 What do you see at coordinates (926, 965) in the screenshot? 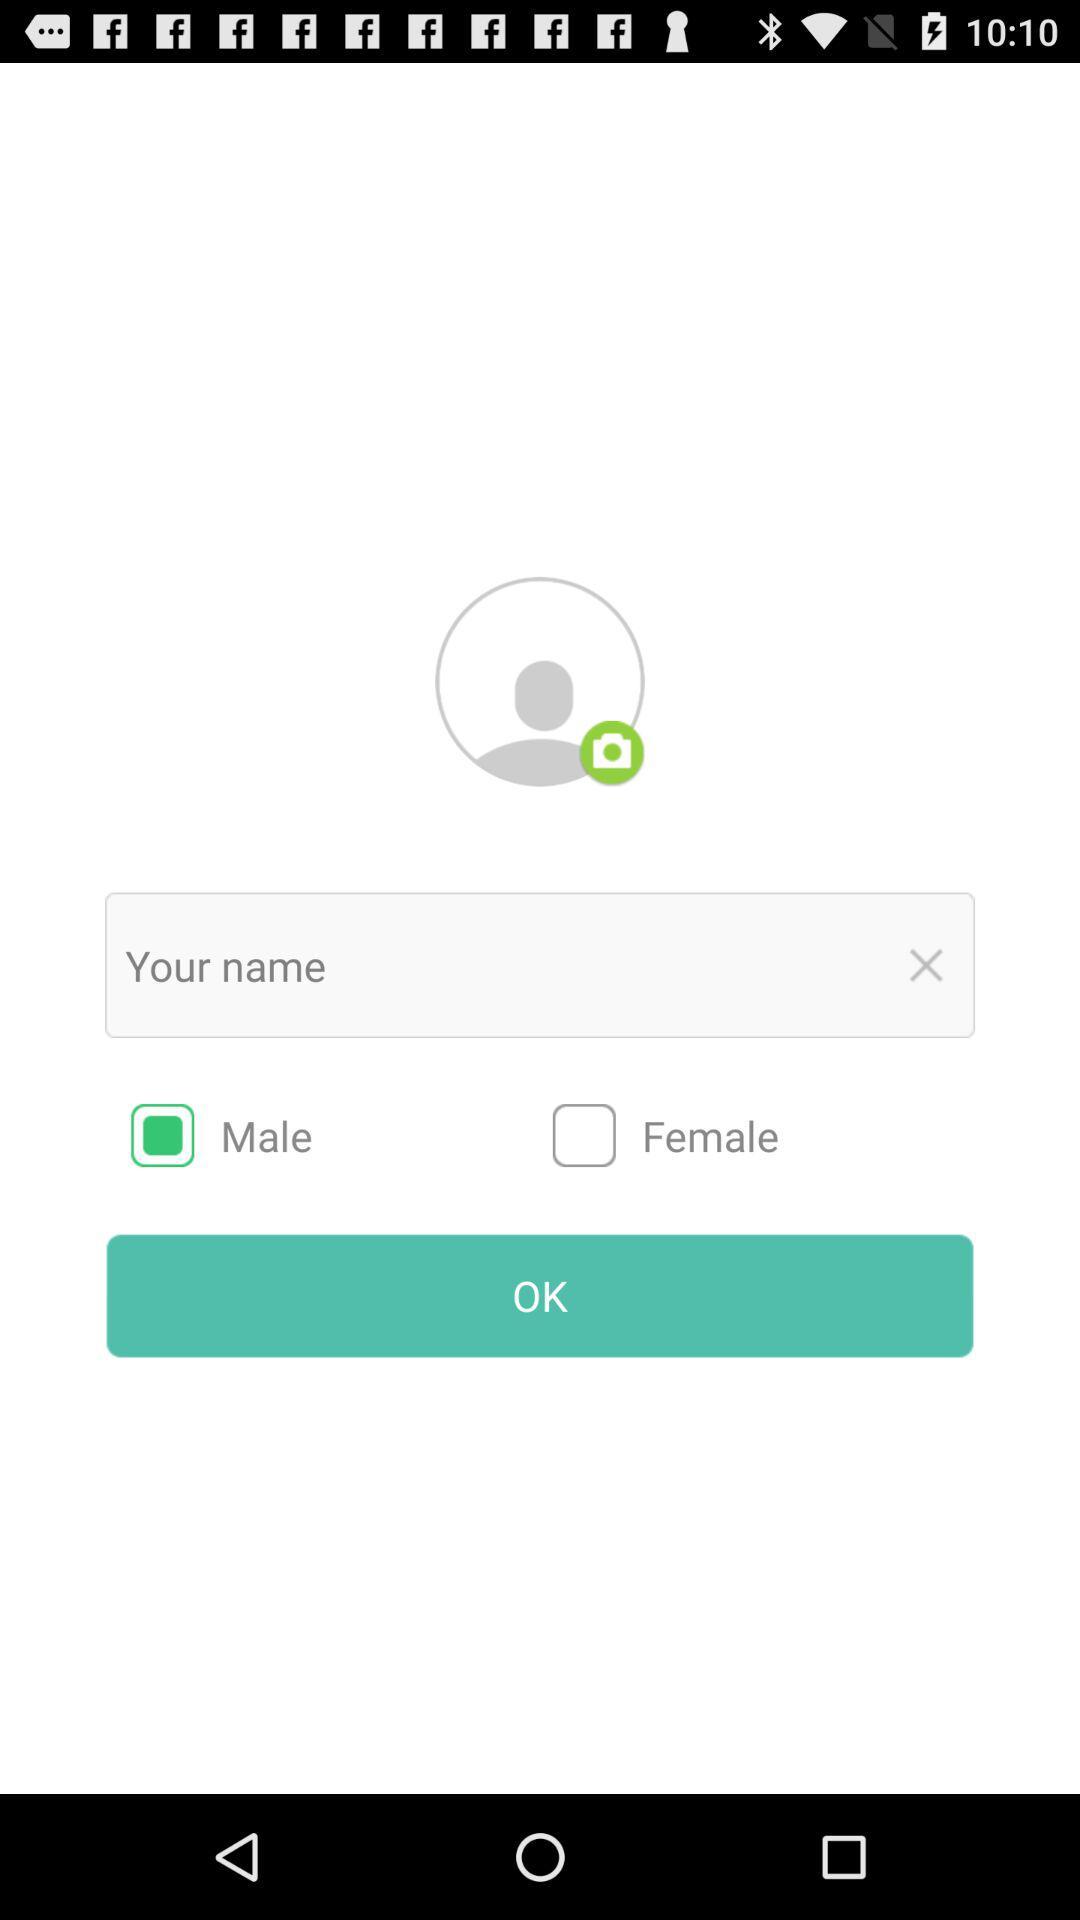
I see `text box` at bounding box center [926, 965].